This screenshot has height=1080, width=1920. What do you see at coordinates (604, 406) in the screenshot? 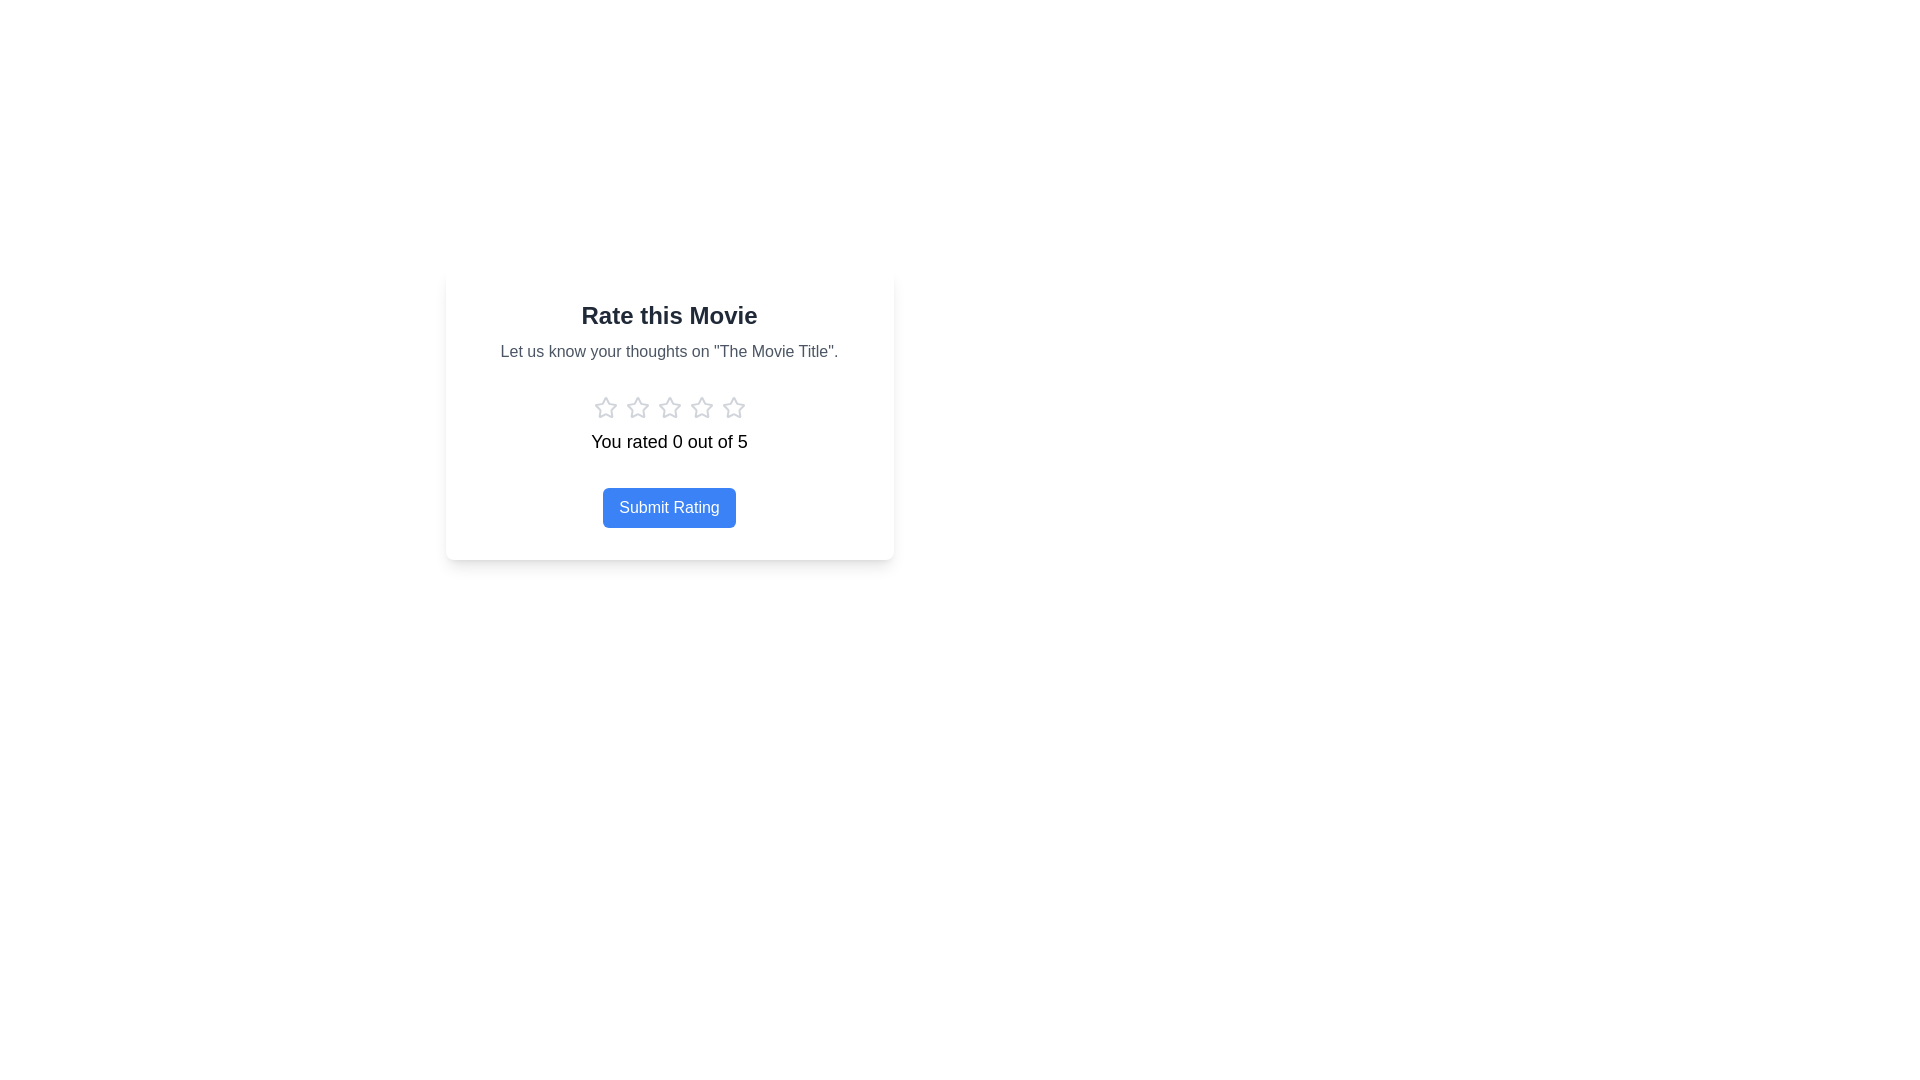
I see `the leftmost gray outlined star in the rating widget to assign a rating` at bounding box center [604, 406].